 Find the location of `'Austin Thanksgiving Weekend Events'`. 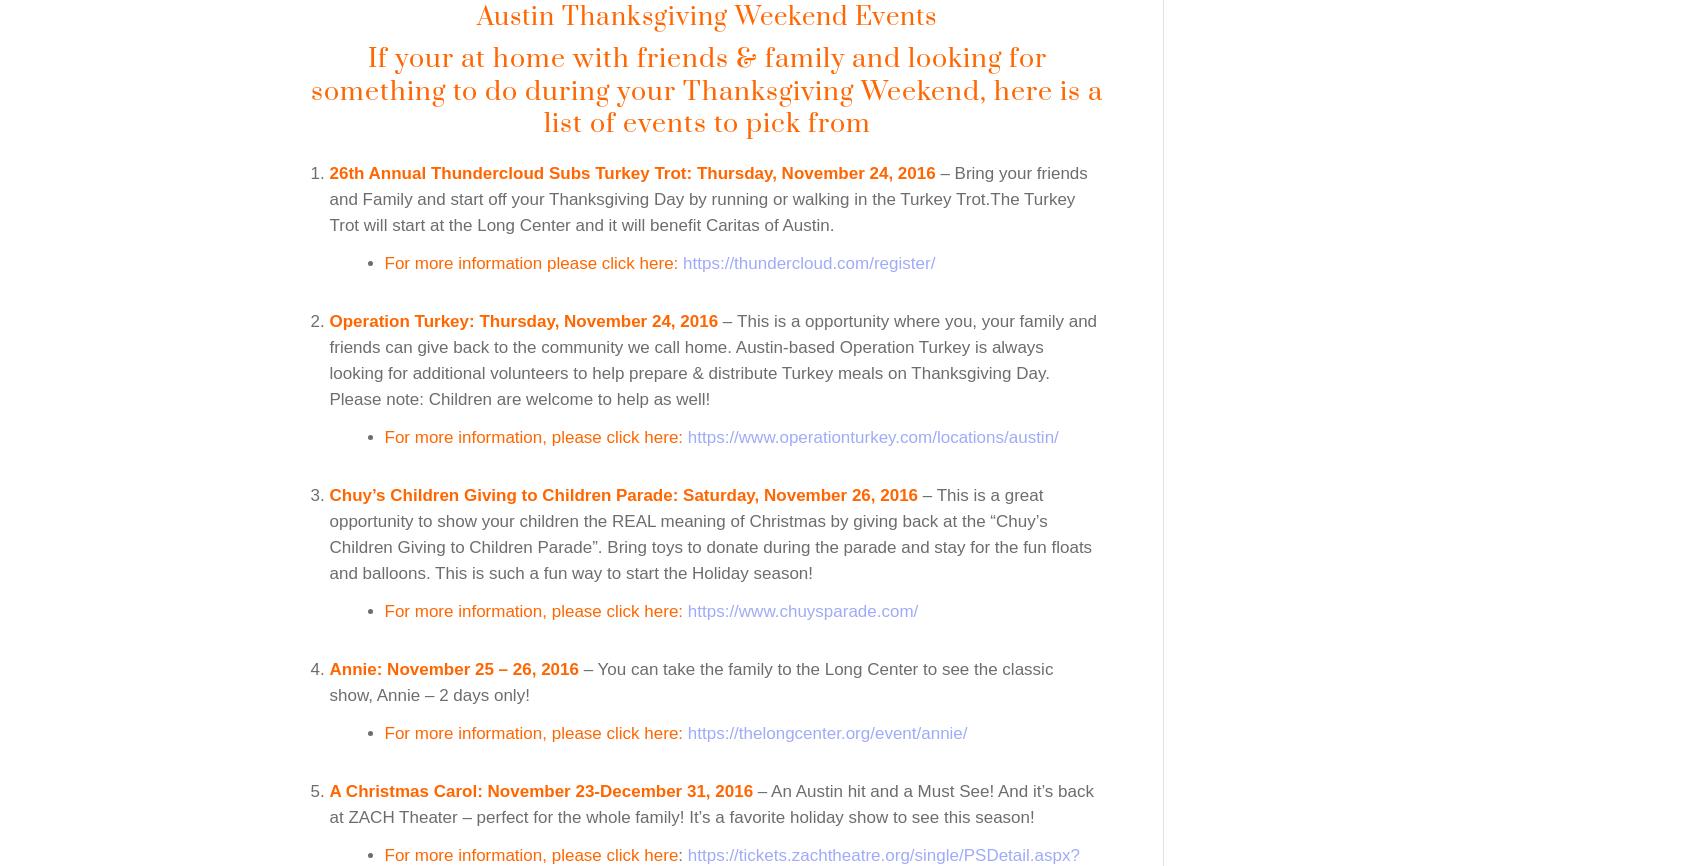

'Austin Thanksgiving Weekend Events' is located at coordinates (476, 16).